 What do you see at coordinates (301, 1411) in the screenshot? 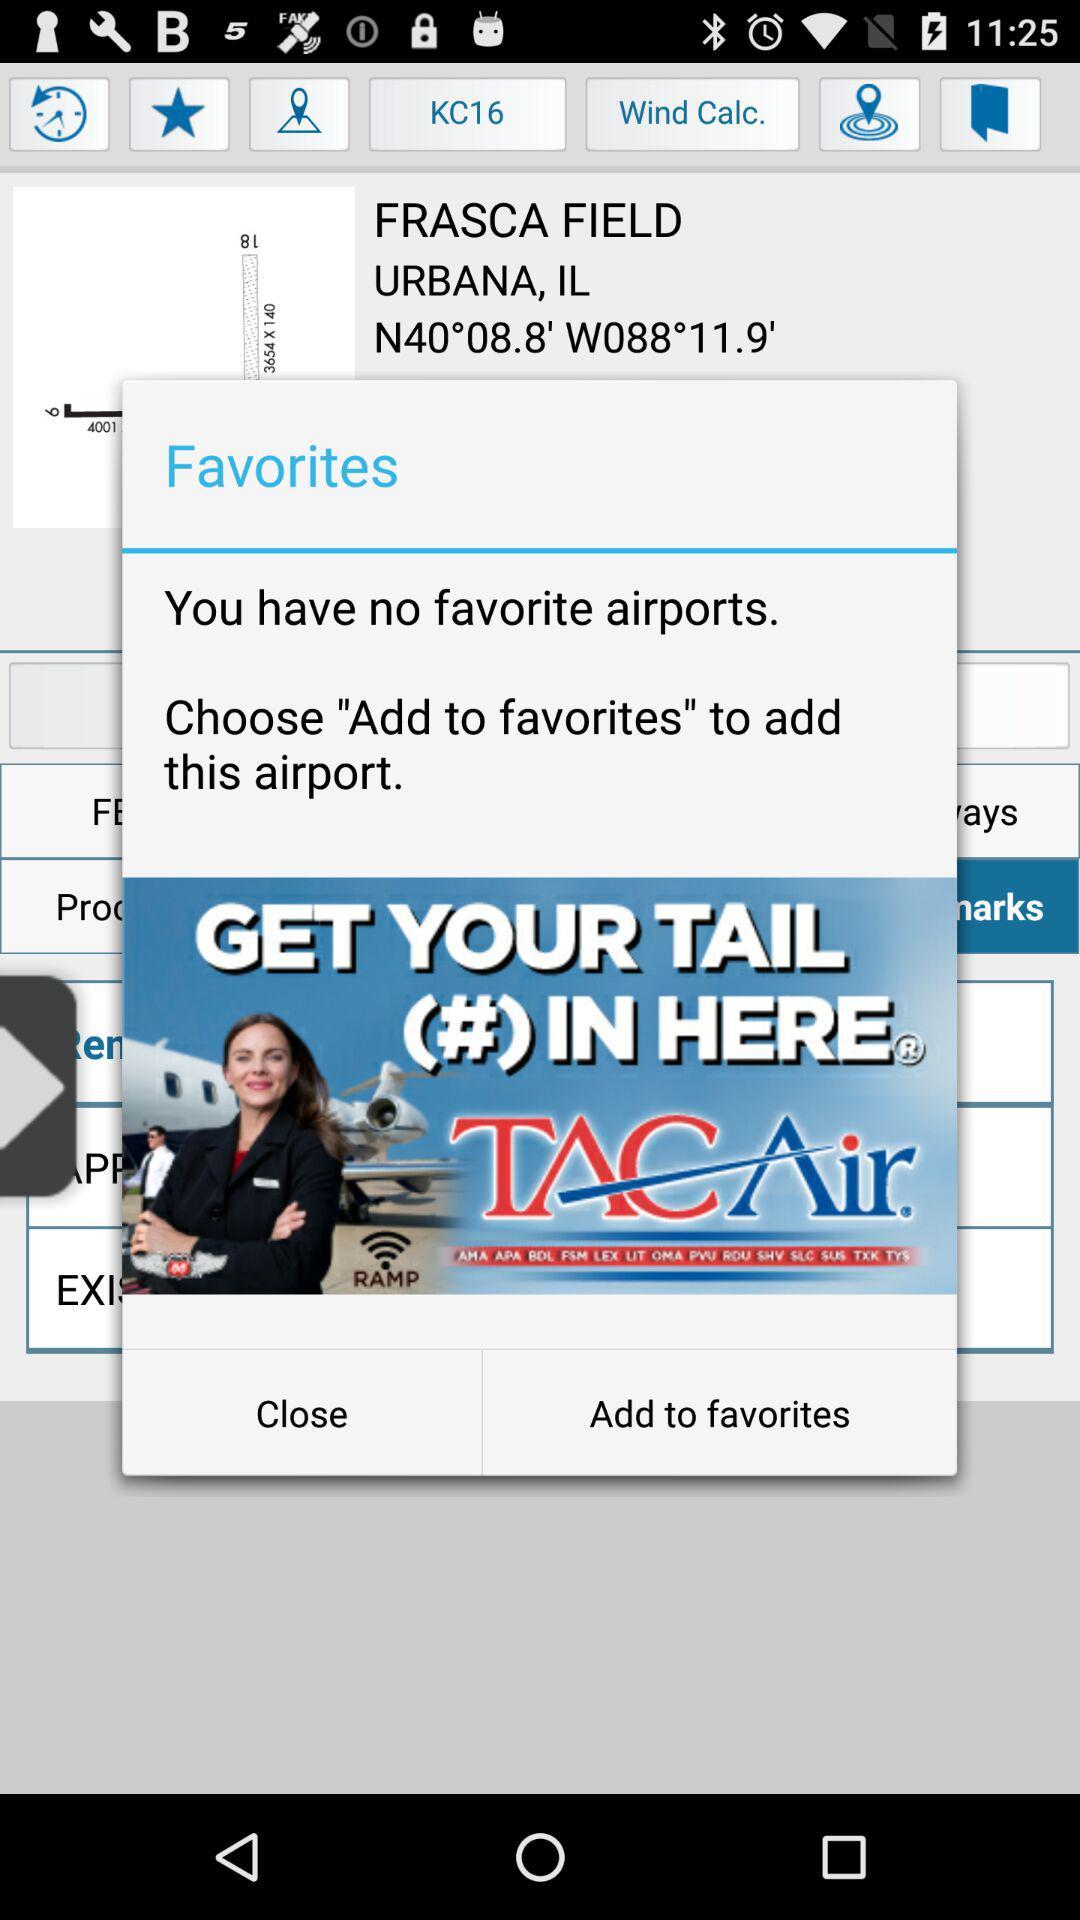
I see `close item` at bounding box center [301, 1411].